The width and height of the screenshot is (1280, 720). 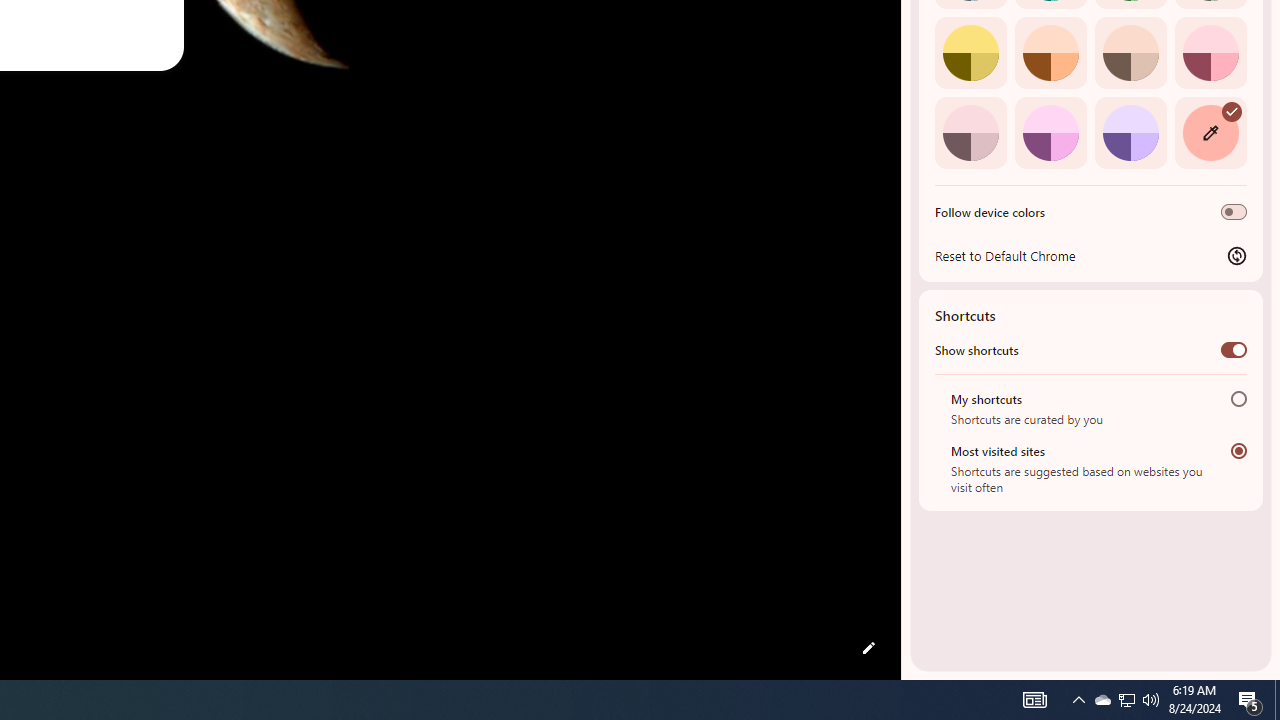 I want to click on 'Reset to Default Chrome', so click(x=1090, y=254).